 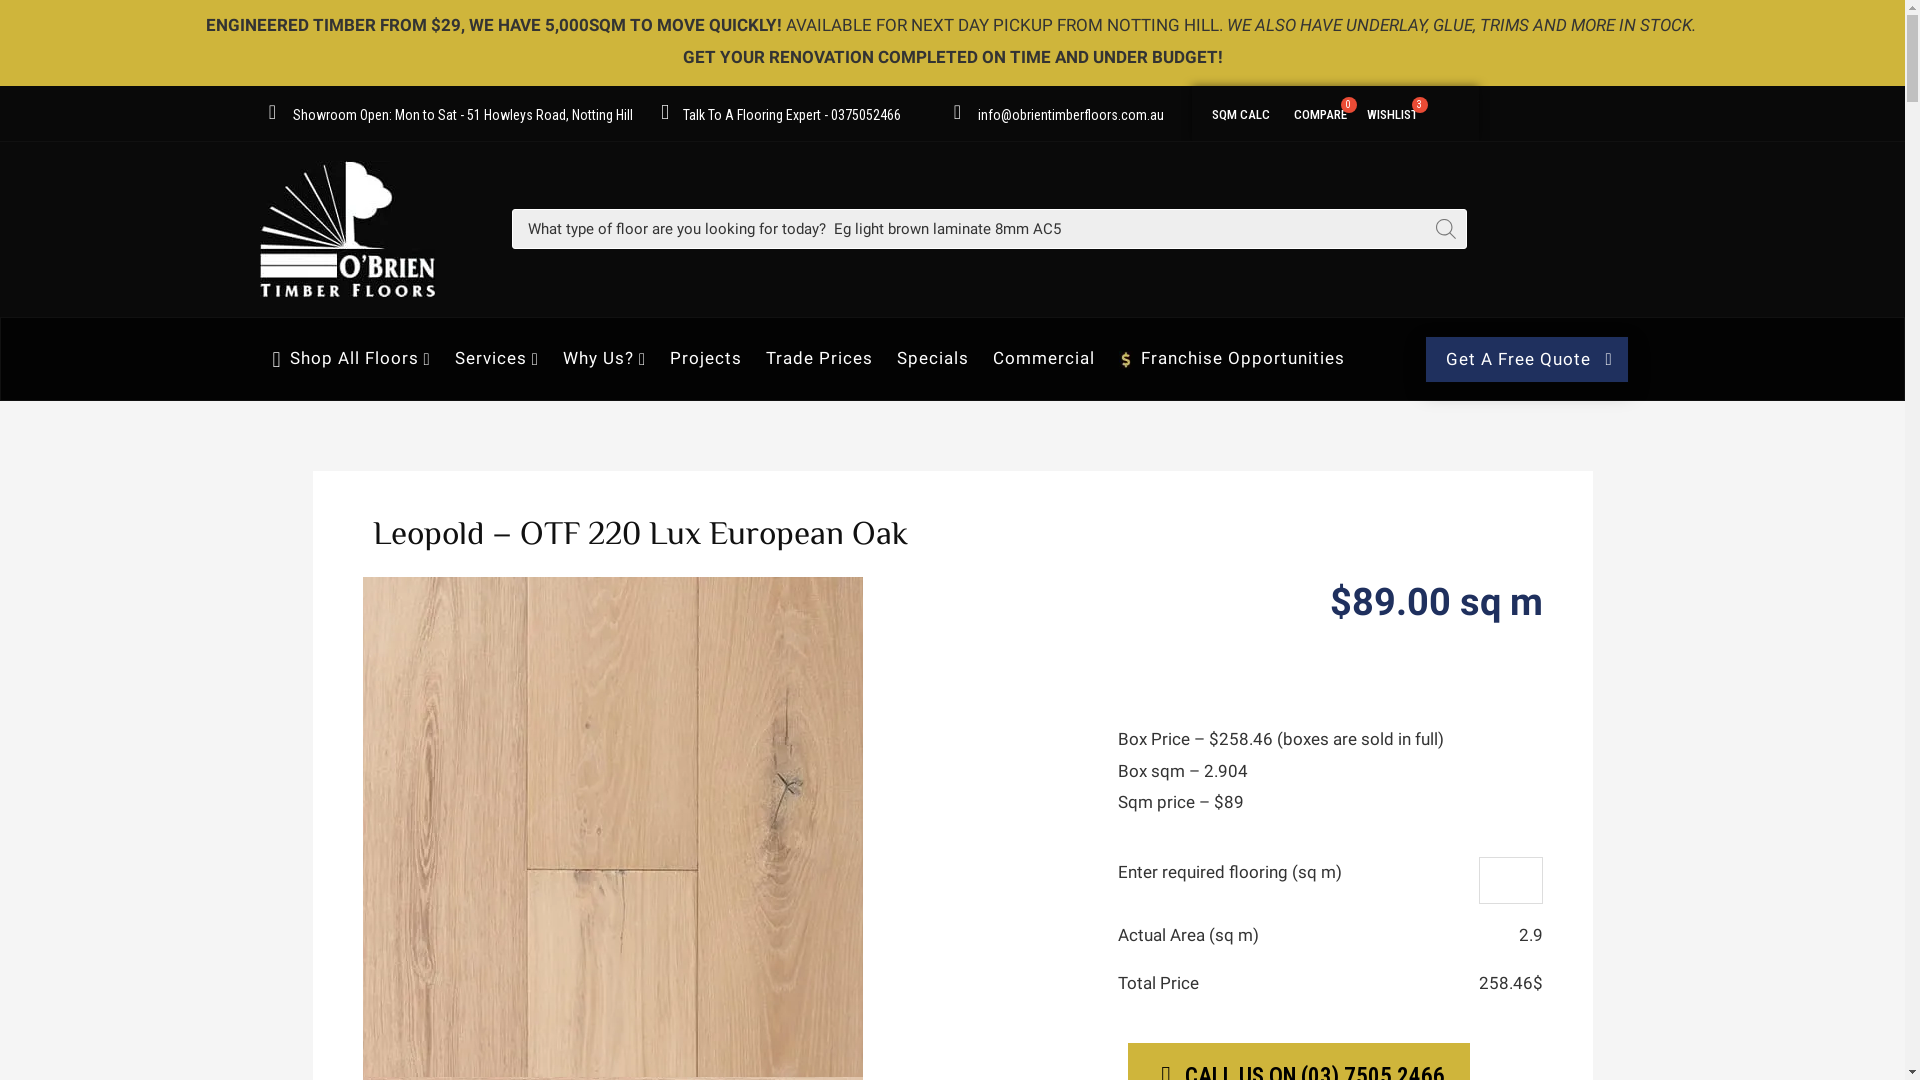 I want to click on 'Shop All Floors', so click(x=351, y=357).